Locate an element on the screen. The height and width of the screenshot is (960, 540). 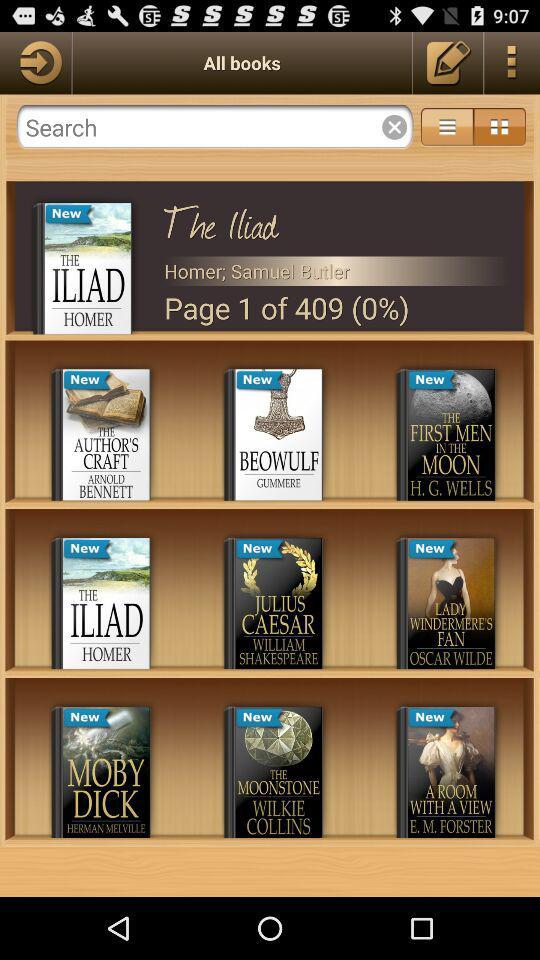
search is located at coordinates (214, 126).